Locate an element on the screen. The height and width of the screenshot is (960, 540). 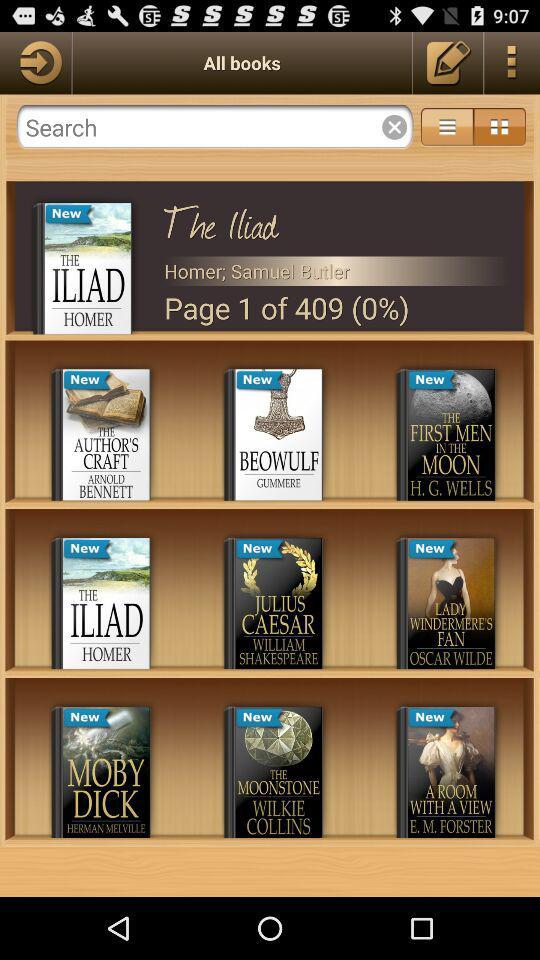
search is located at coordinates (214, 126).